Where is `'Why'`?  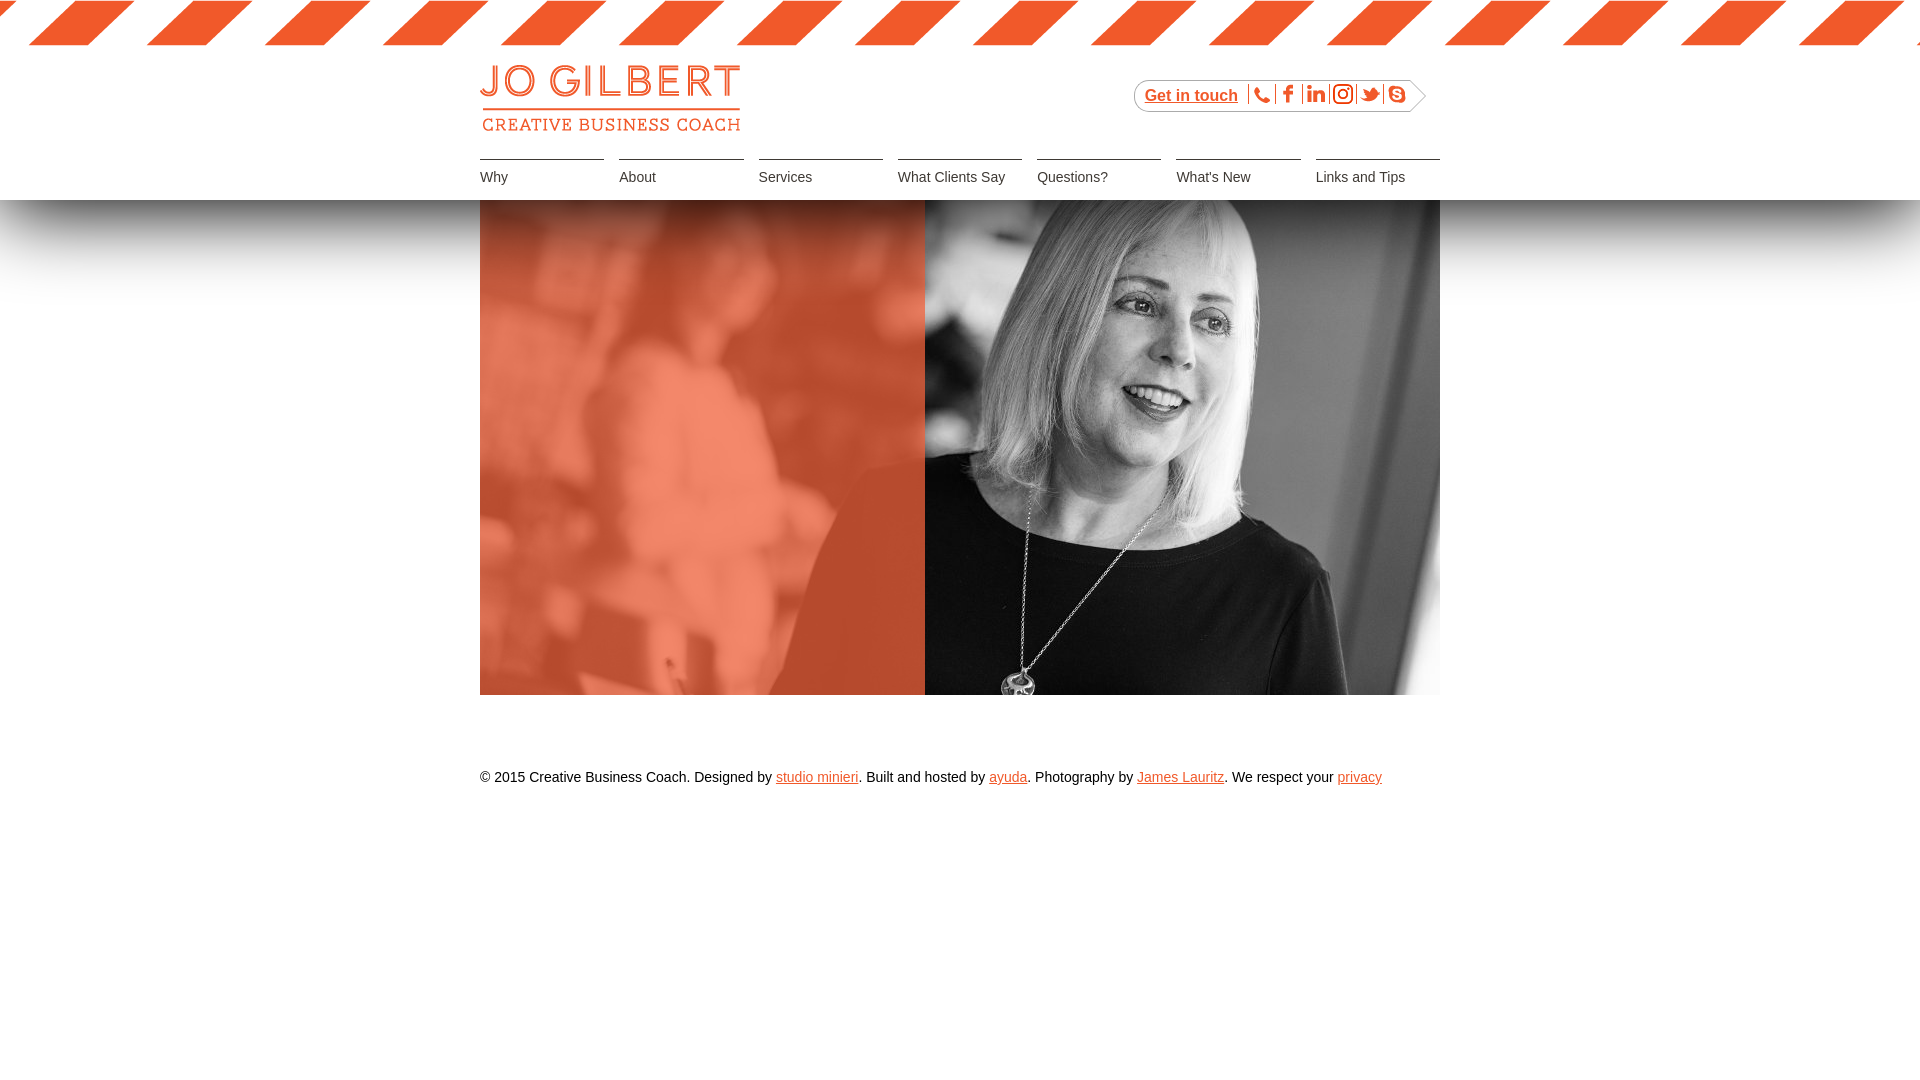
'Why' is located at coordinates (480, 195).